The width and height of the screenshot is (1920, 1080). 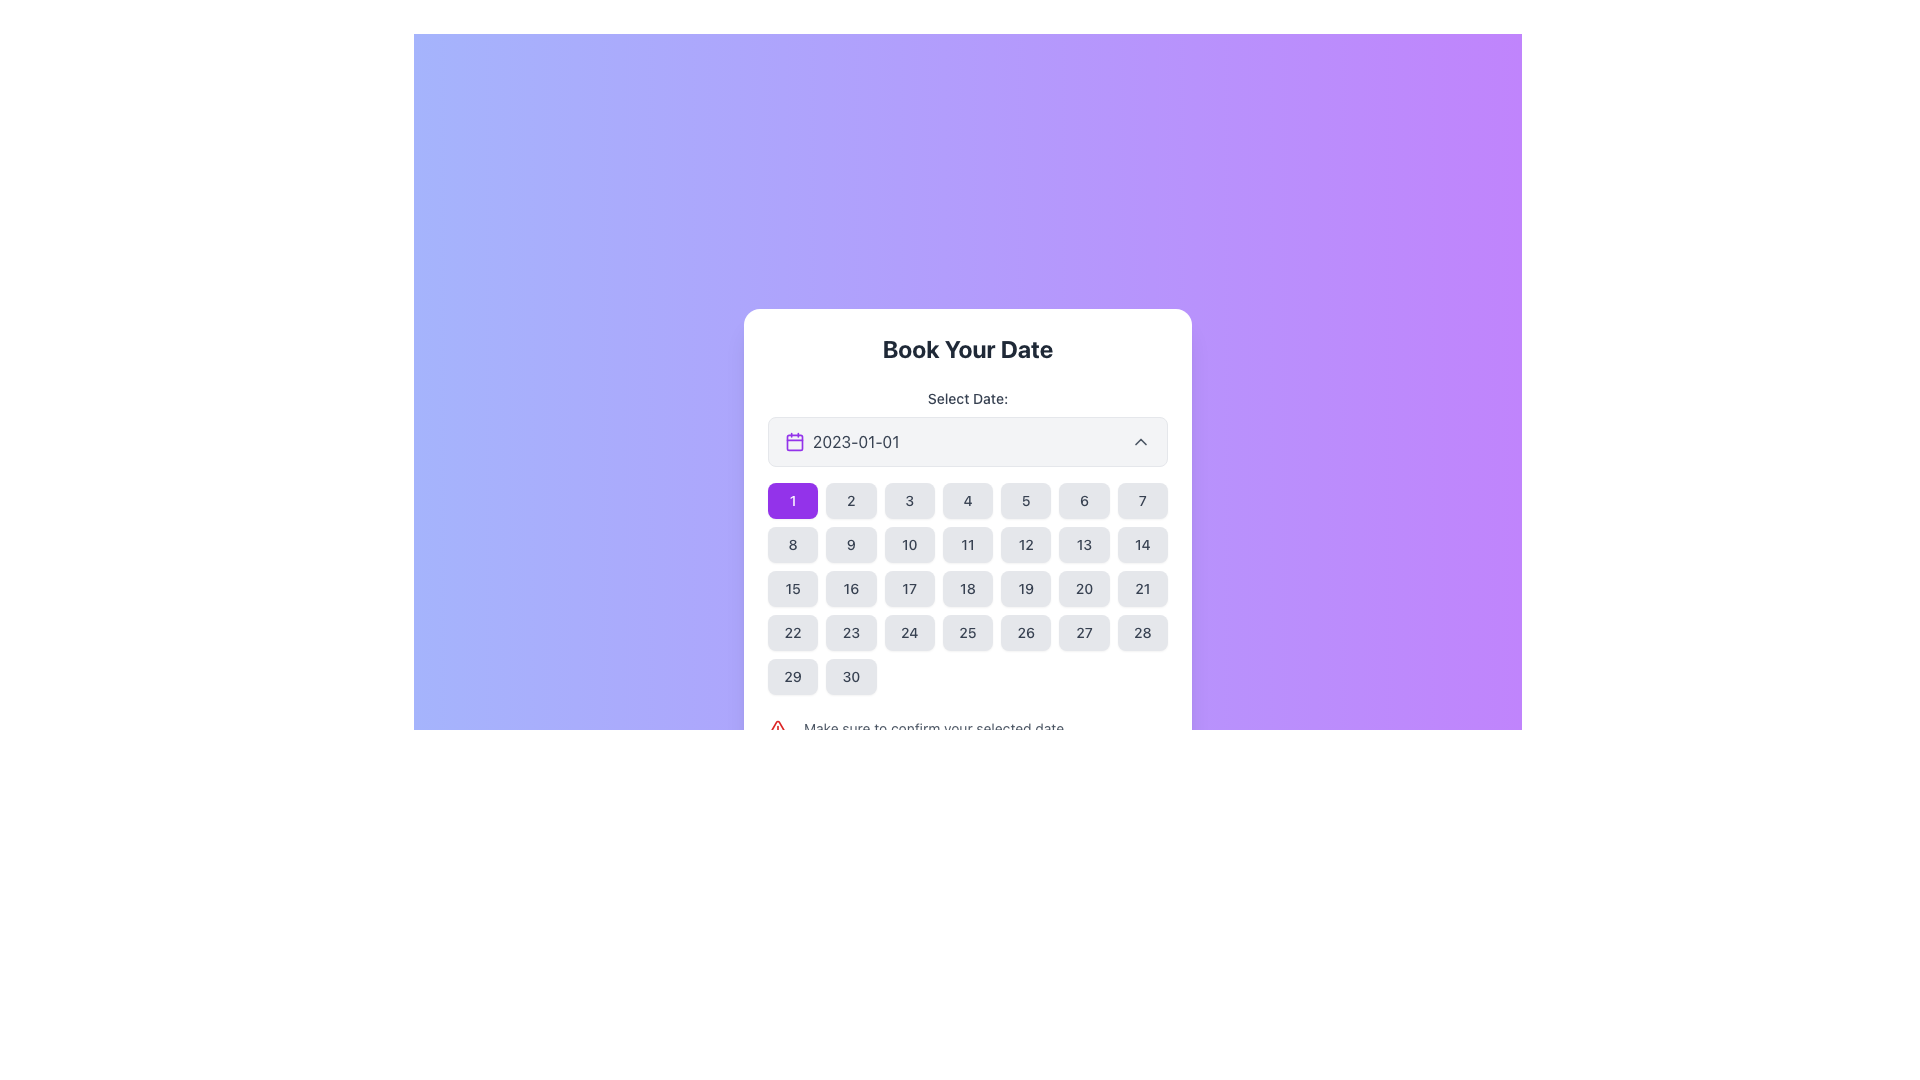 What do you see at coordinates (1026, 632) in the screenshot?
I see `the button representing the 26th day in the date selector` at bounding box center [1026, 632].